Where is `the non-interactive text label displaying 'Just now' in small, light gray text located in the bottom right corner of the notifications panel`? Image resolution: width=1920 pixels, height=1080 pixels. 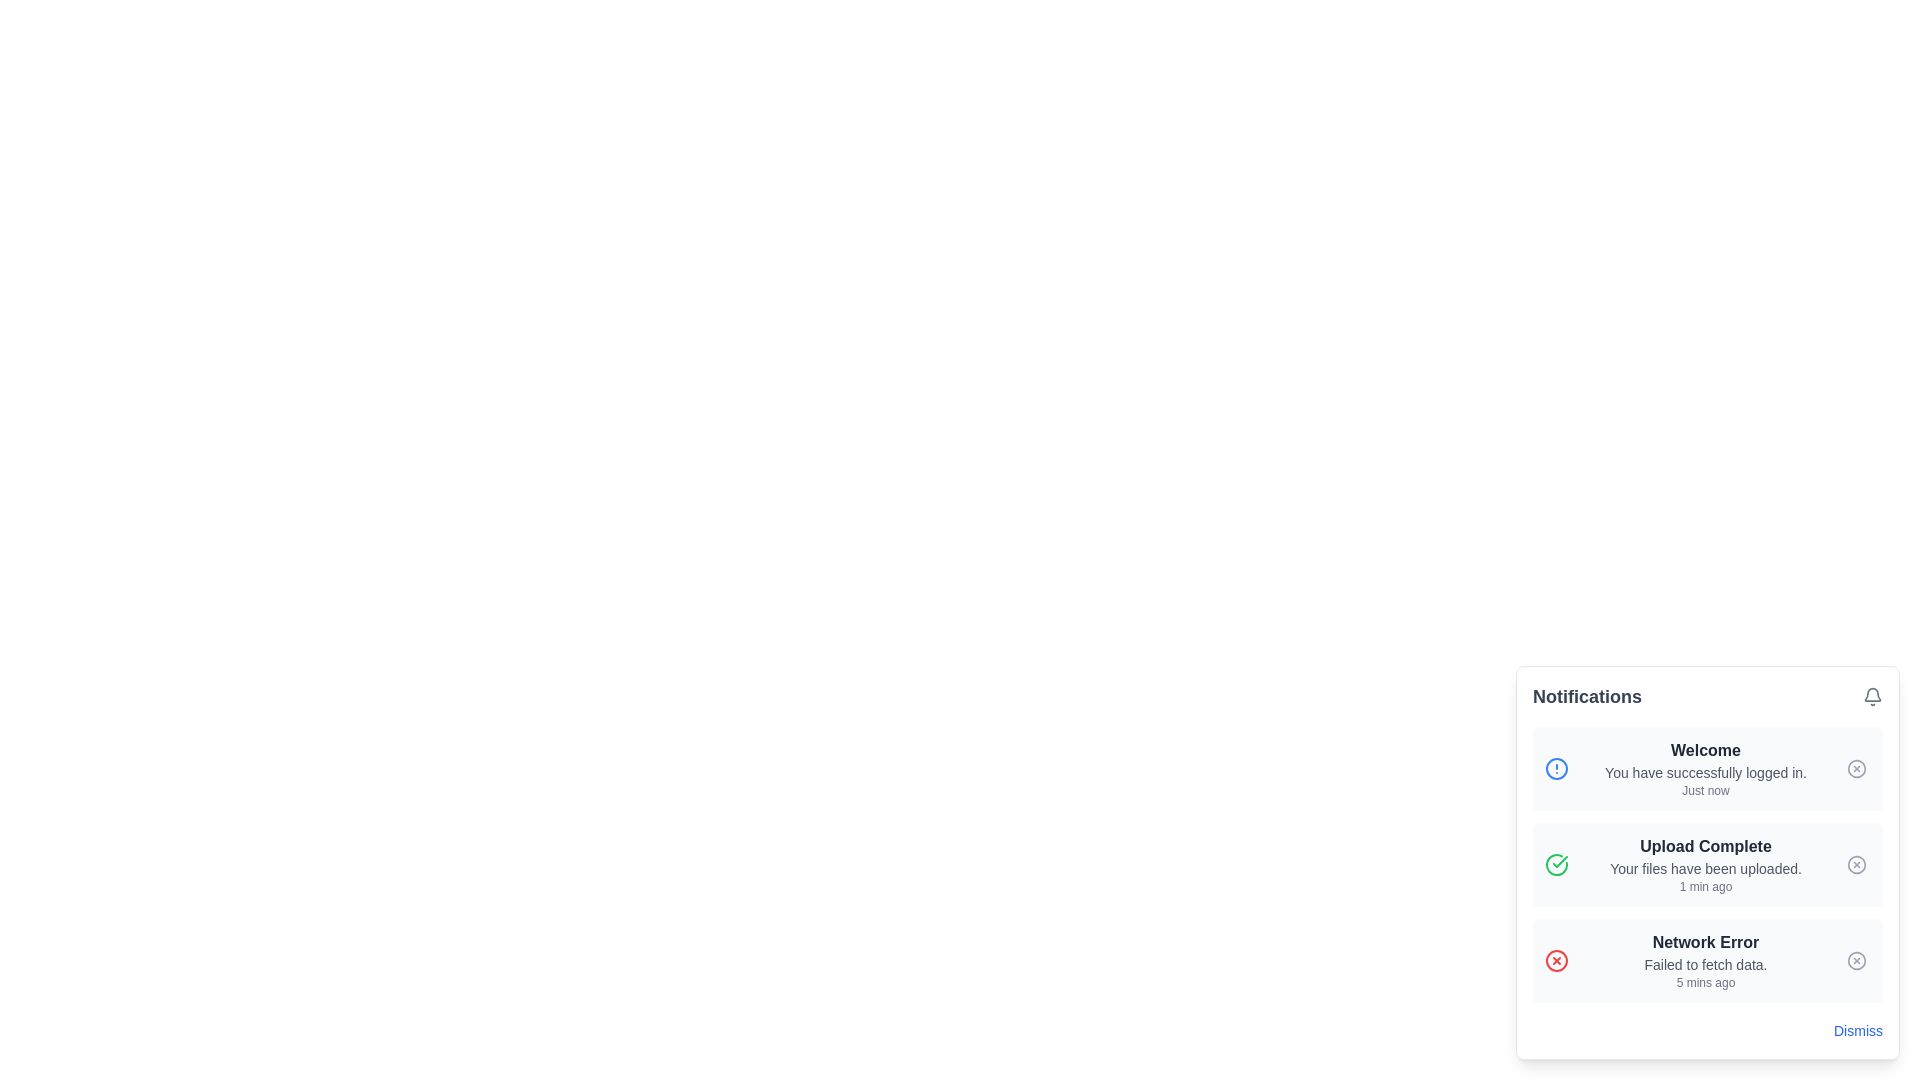 the non-interactive text label displaying 'Just now' in small, light gray text located in the bottom right corner of the notifications panel is located at coordinates (1704, 789).